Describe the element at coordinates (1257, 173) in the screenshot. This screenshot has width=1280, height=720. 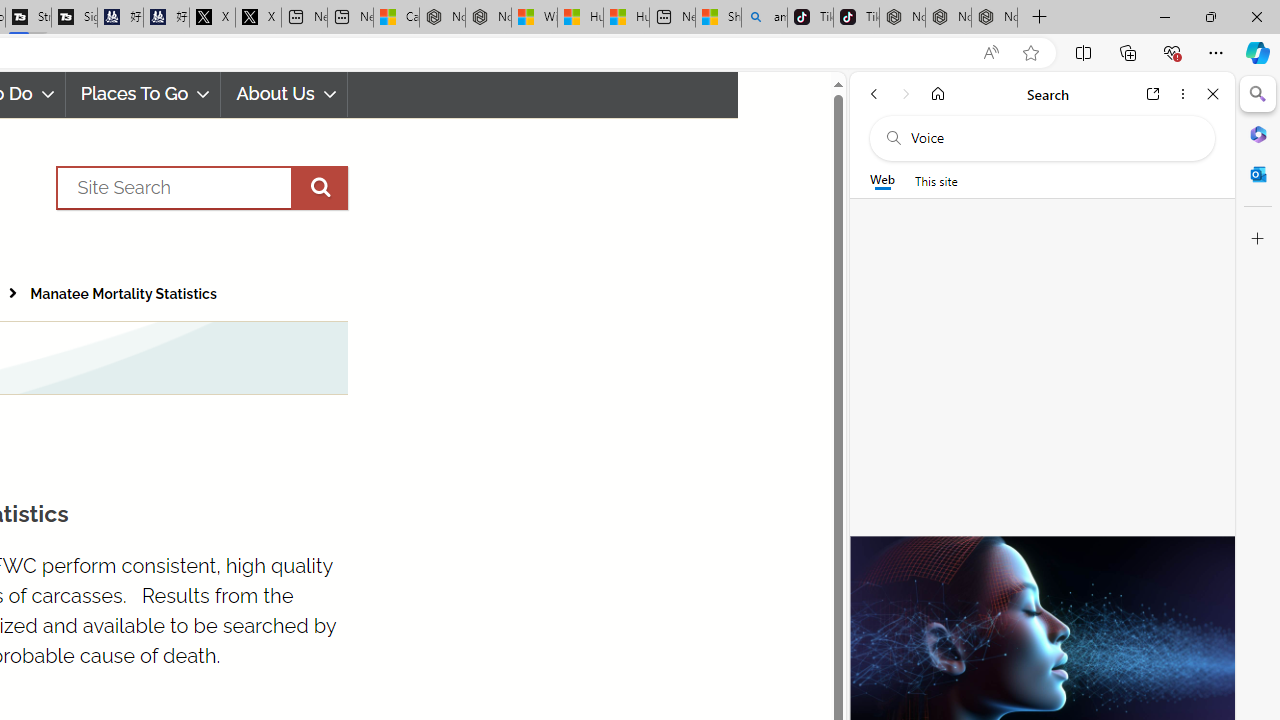
I see `'Outlook'` at that location.